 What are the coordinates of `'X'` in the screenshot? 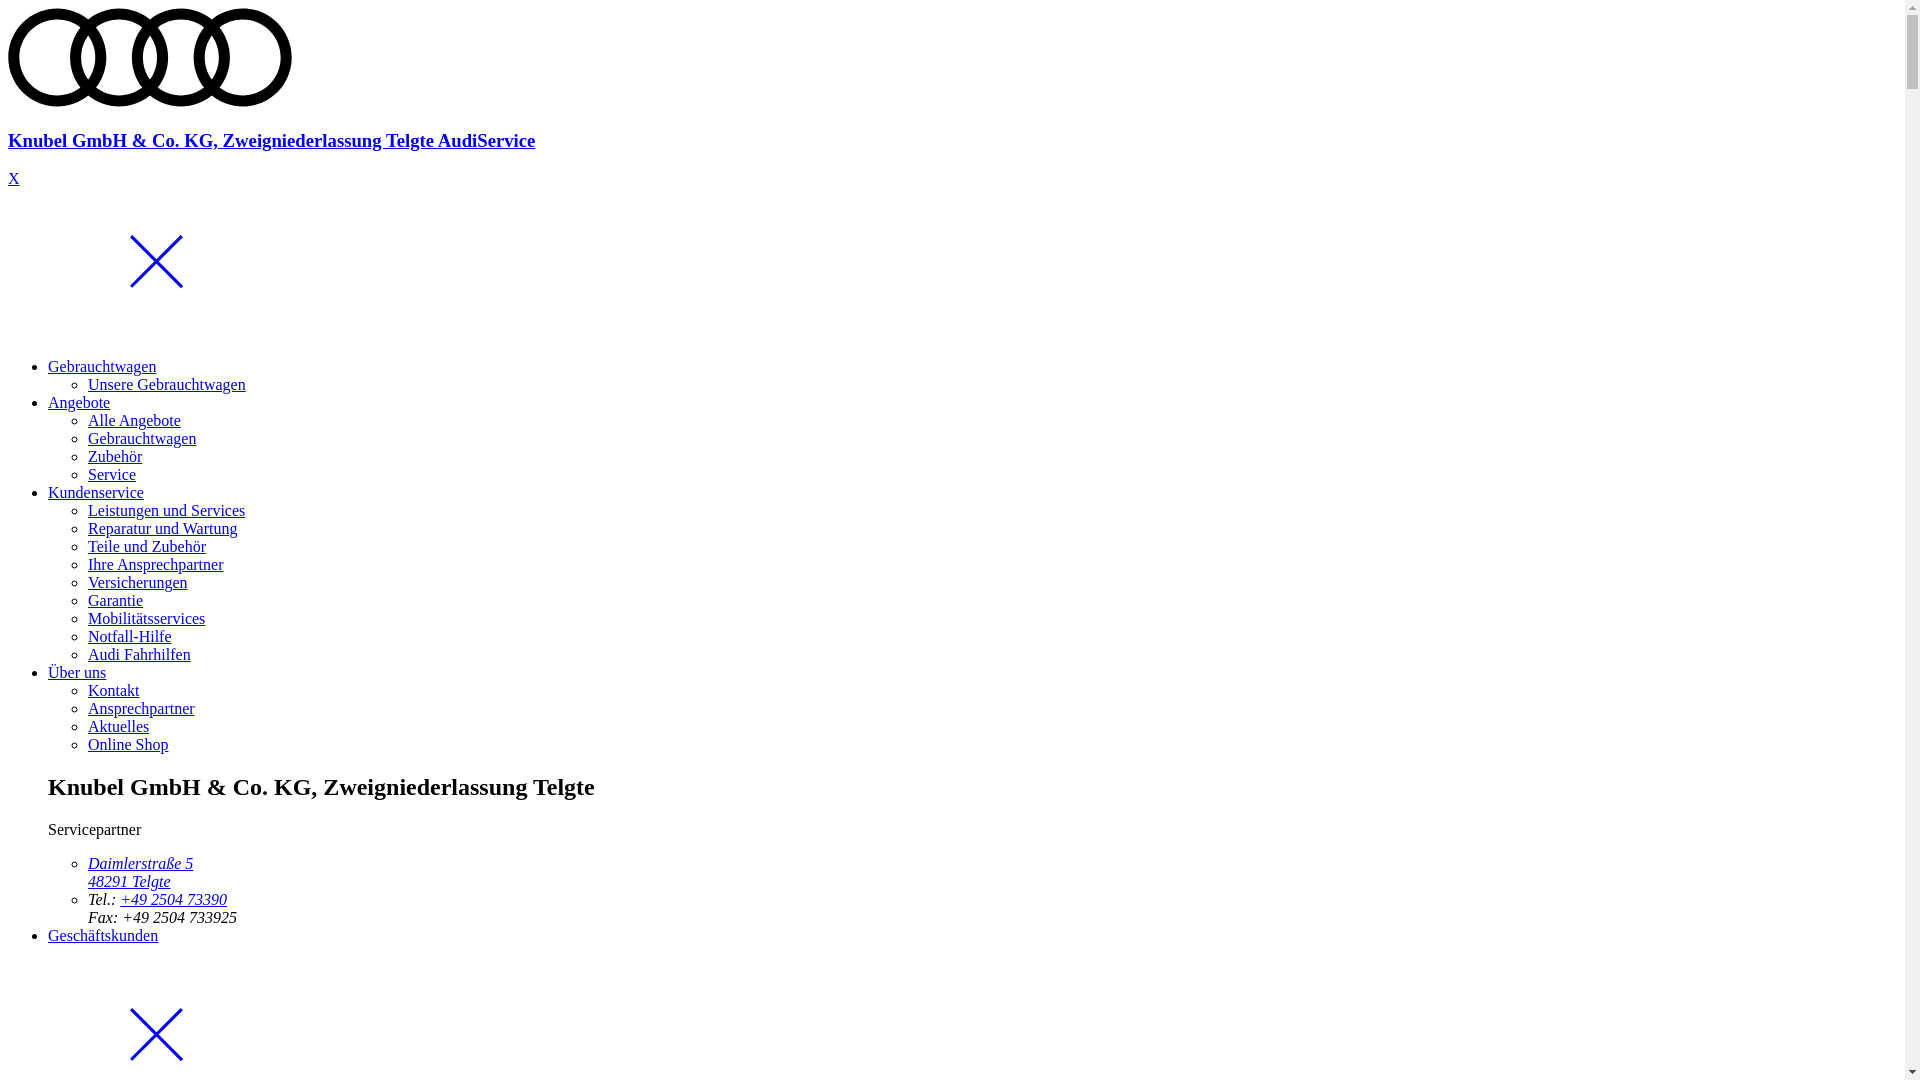 It's located at (14, 177).